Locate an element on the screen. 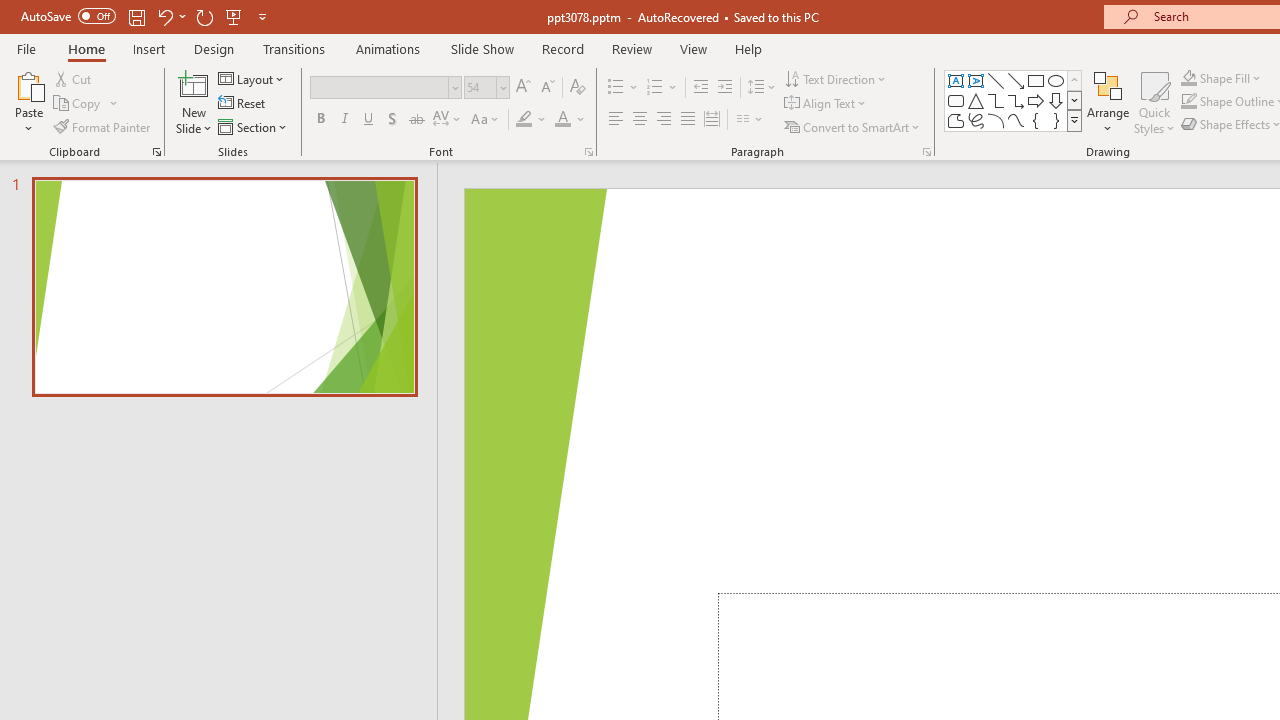  'Bullets' is located at coordinates (623, 86).